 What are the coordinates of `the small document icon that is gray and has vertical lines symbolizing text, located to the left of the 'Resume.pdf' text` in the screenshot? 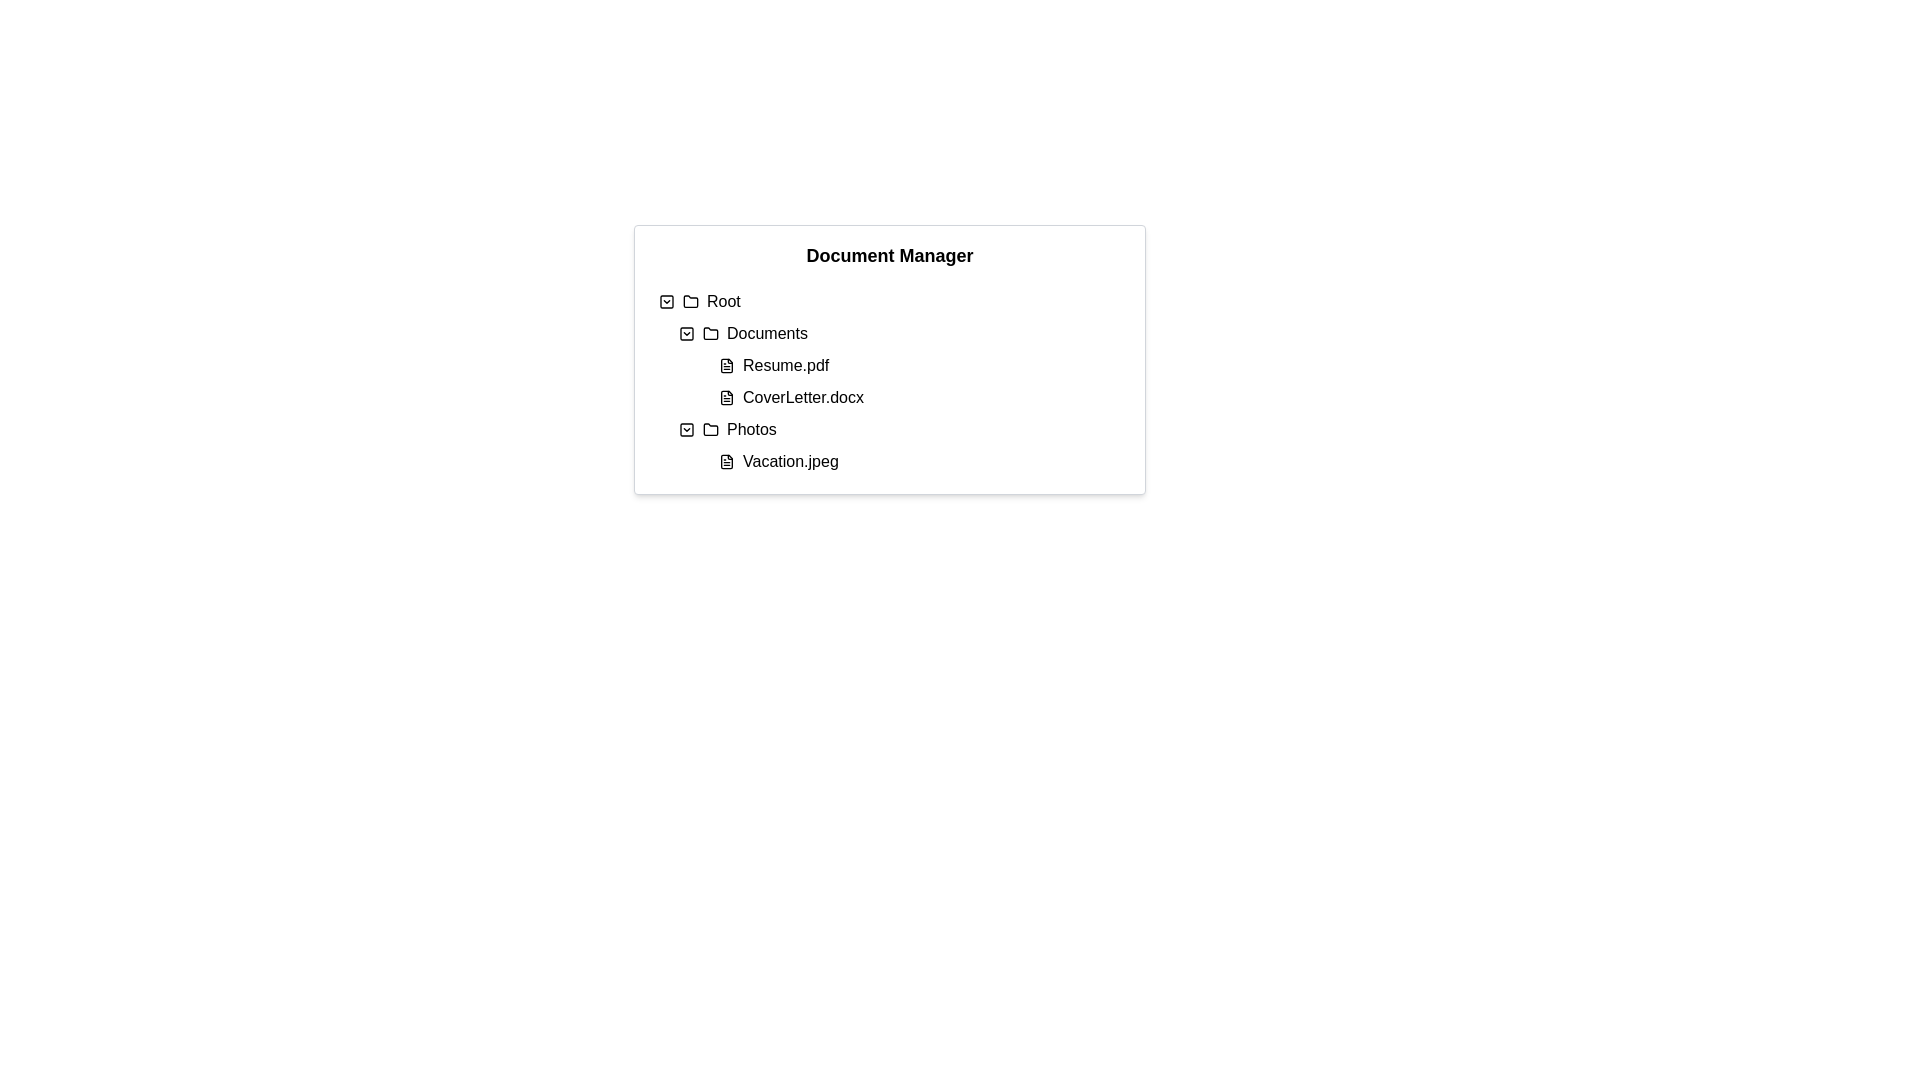 It's located at (725, 366).